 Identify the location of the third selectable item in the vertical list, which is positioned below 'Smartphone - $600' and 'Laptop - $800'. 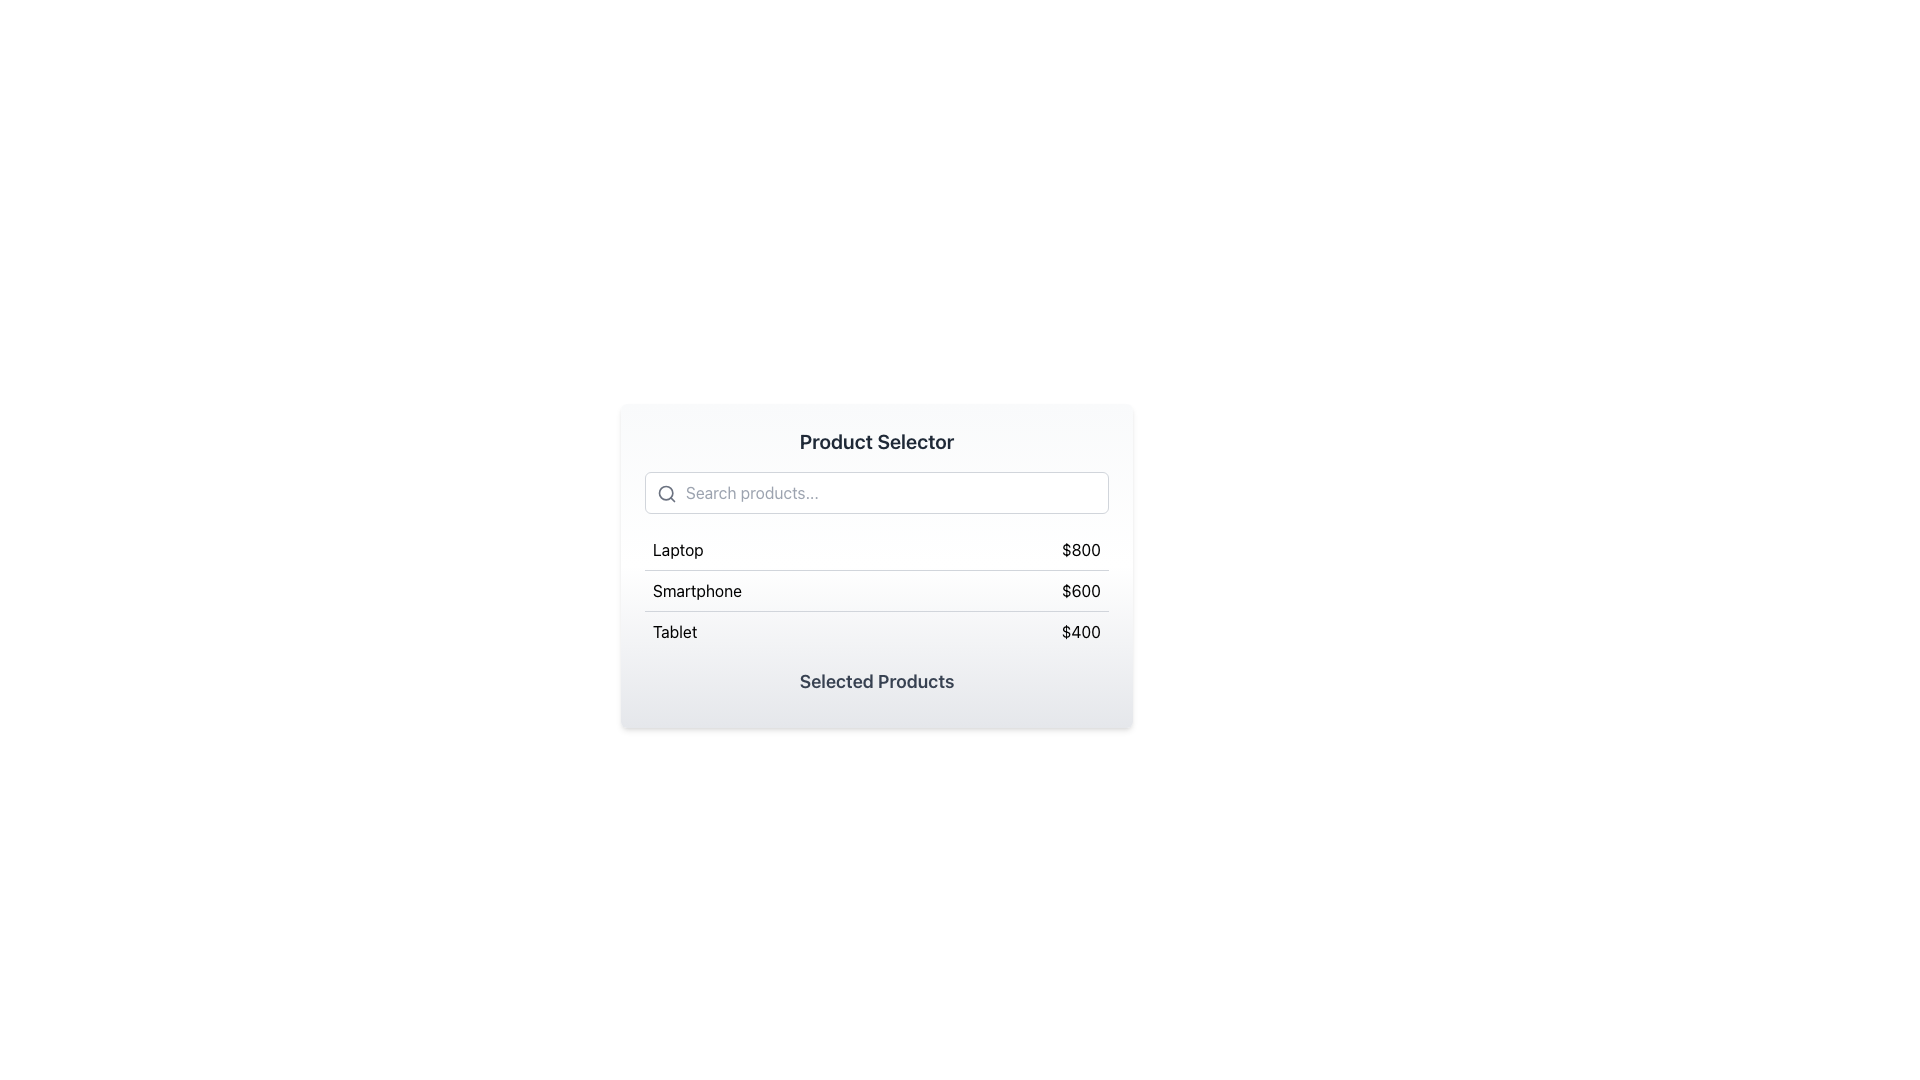
(877, 631).